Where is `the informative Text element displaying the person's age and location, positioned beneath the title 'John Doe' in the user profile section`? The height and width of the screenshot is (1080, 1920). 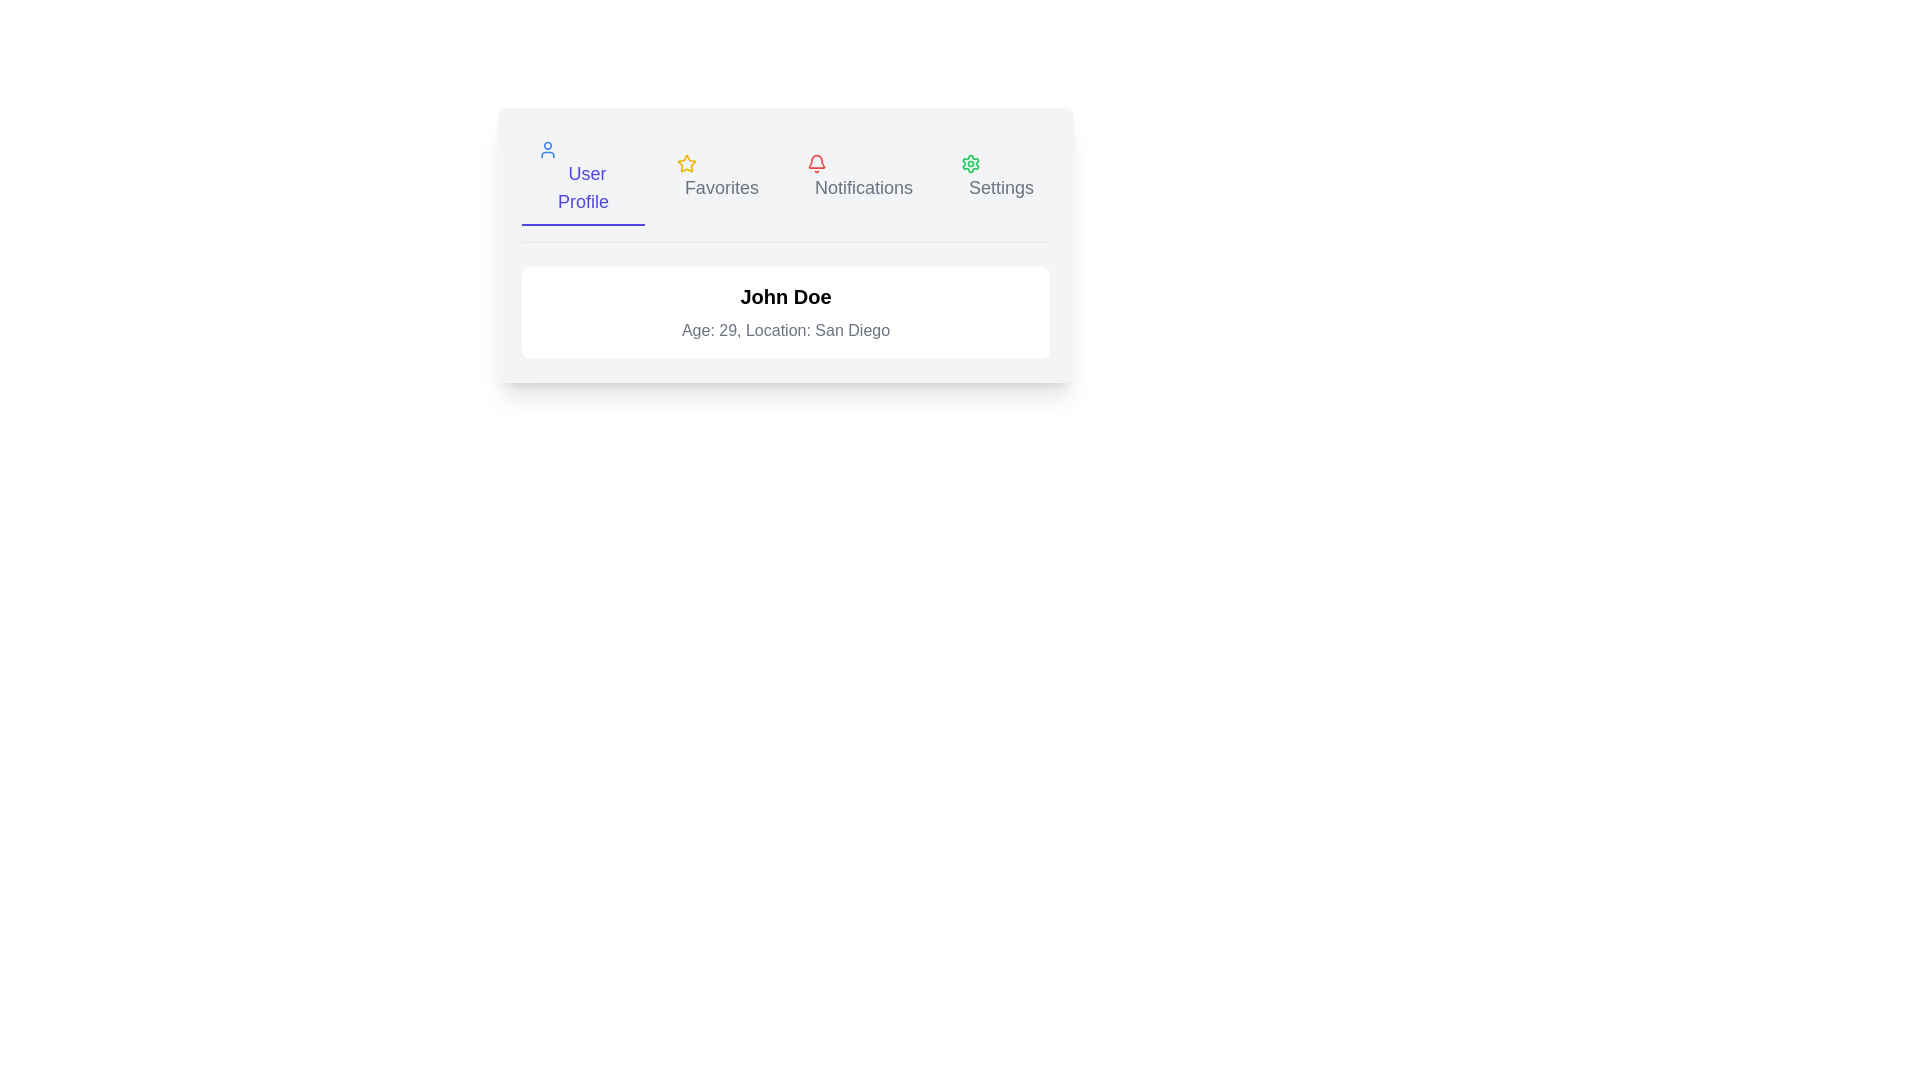
the informative Text element displaying the person's age and location, positioned beneath the title 'John Doe' in the user profile section is located at coordinates (785, 330).